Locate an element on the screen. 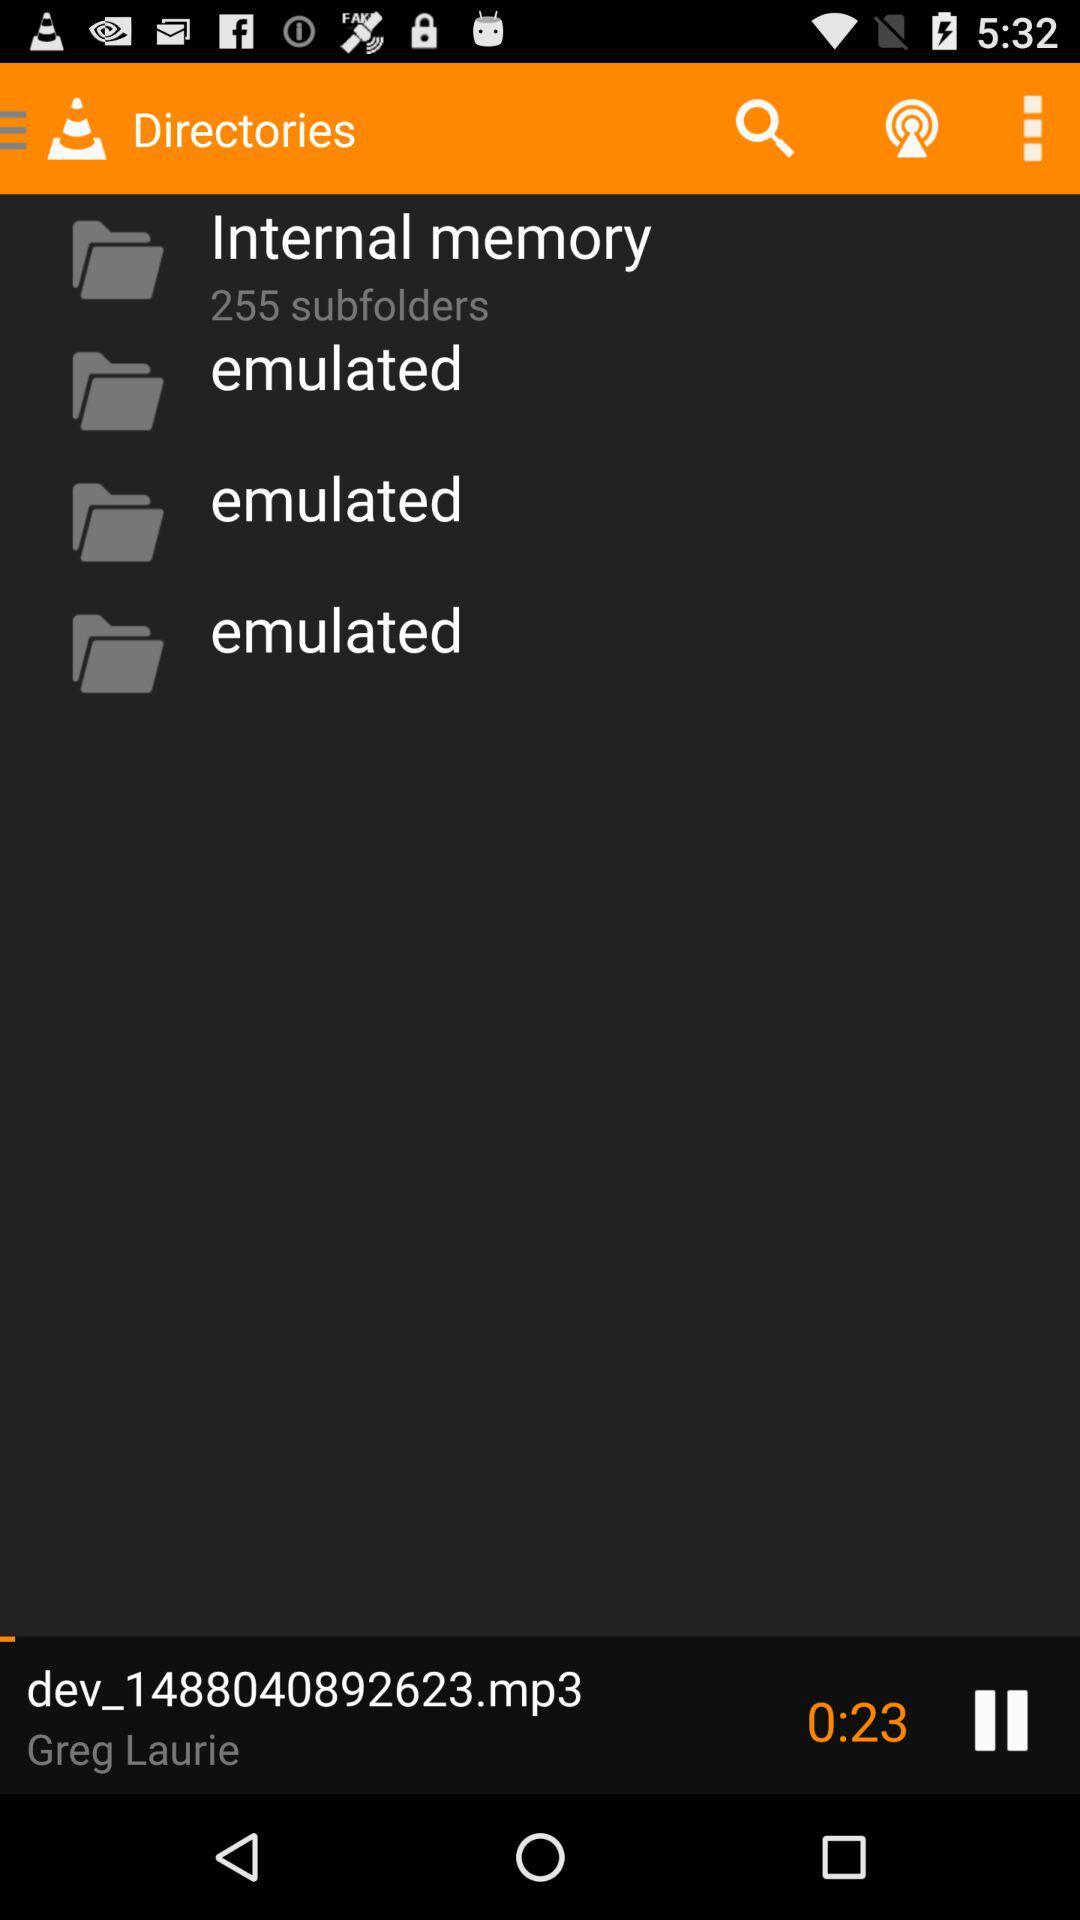 The width and height of the screenshot is (1080, 1920). the item to the right of 0:24 app is located at coordinates (1001, 1719).